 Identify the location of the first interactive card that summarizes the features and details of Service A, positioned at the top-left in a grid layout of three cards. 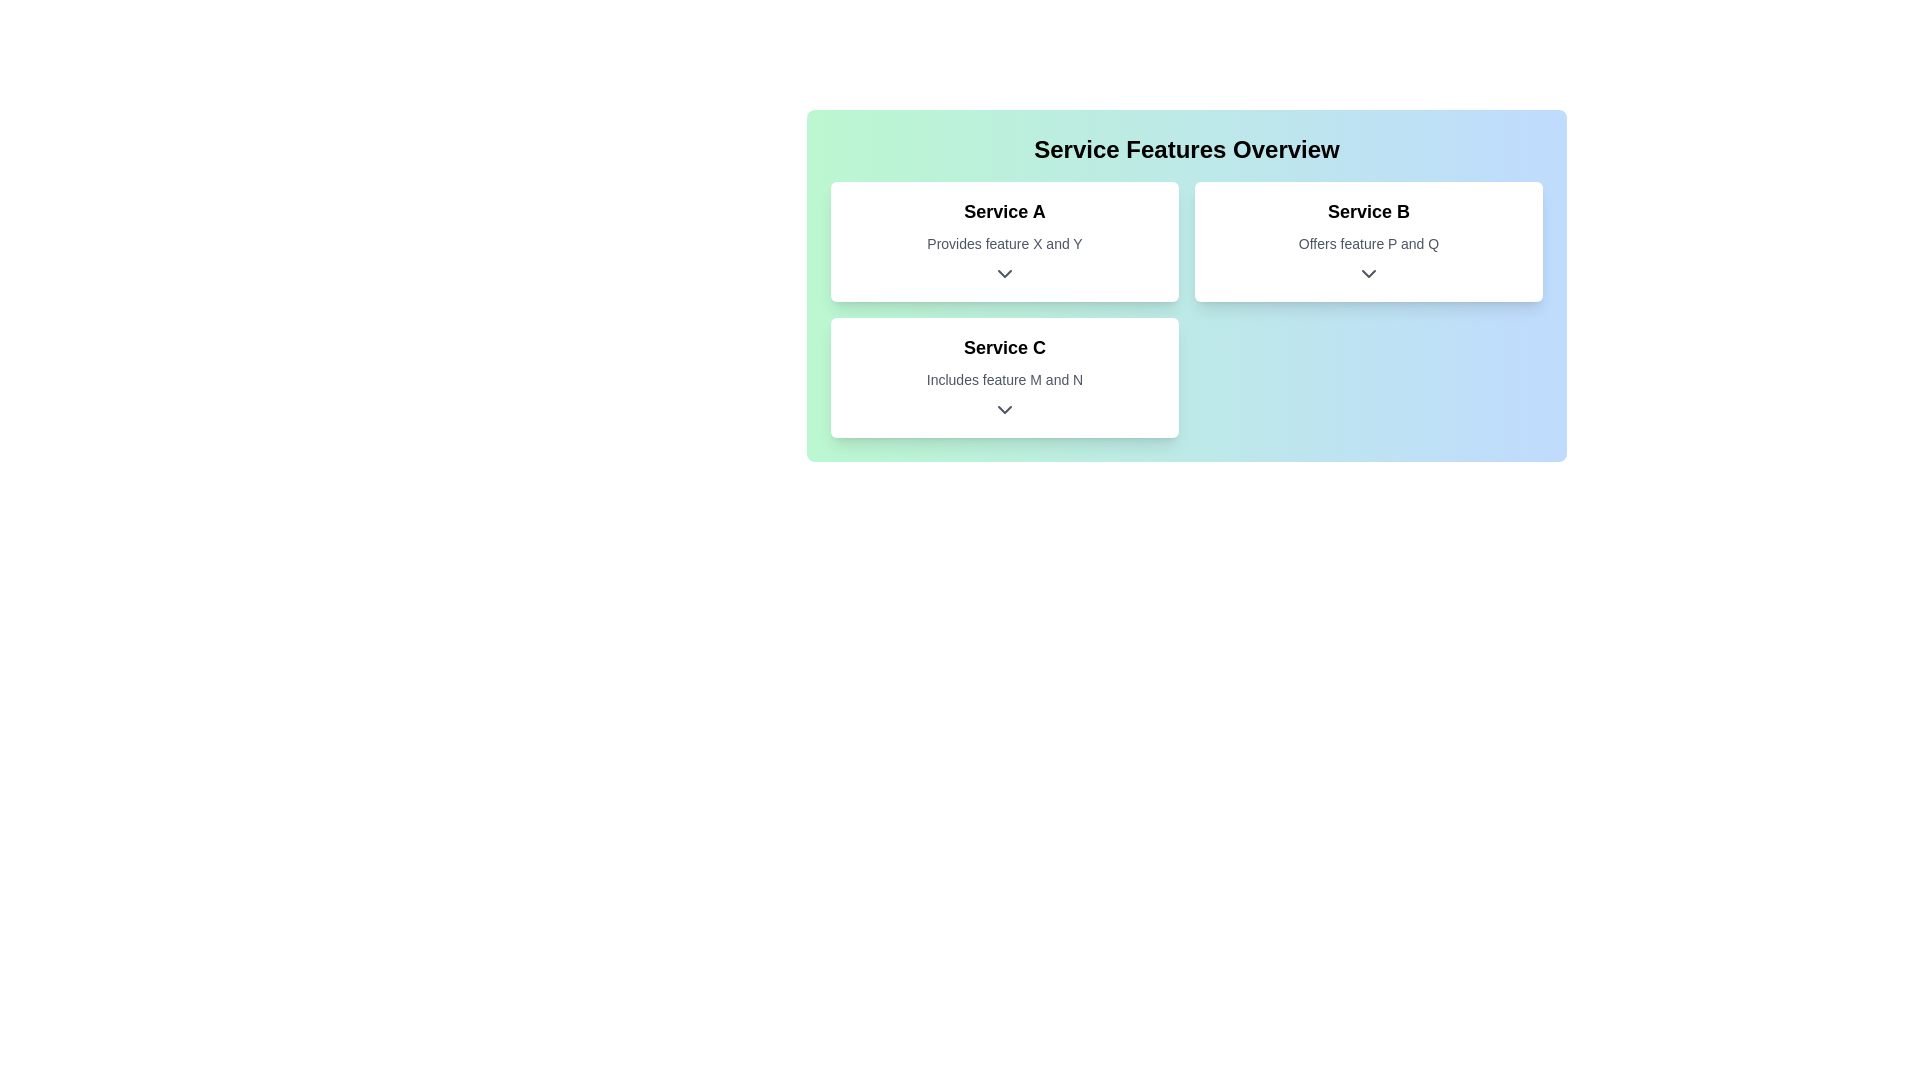
(1004, 241).